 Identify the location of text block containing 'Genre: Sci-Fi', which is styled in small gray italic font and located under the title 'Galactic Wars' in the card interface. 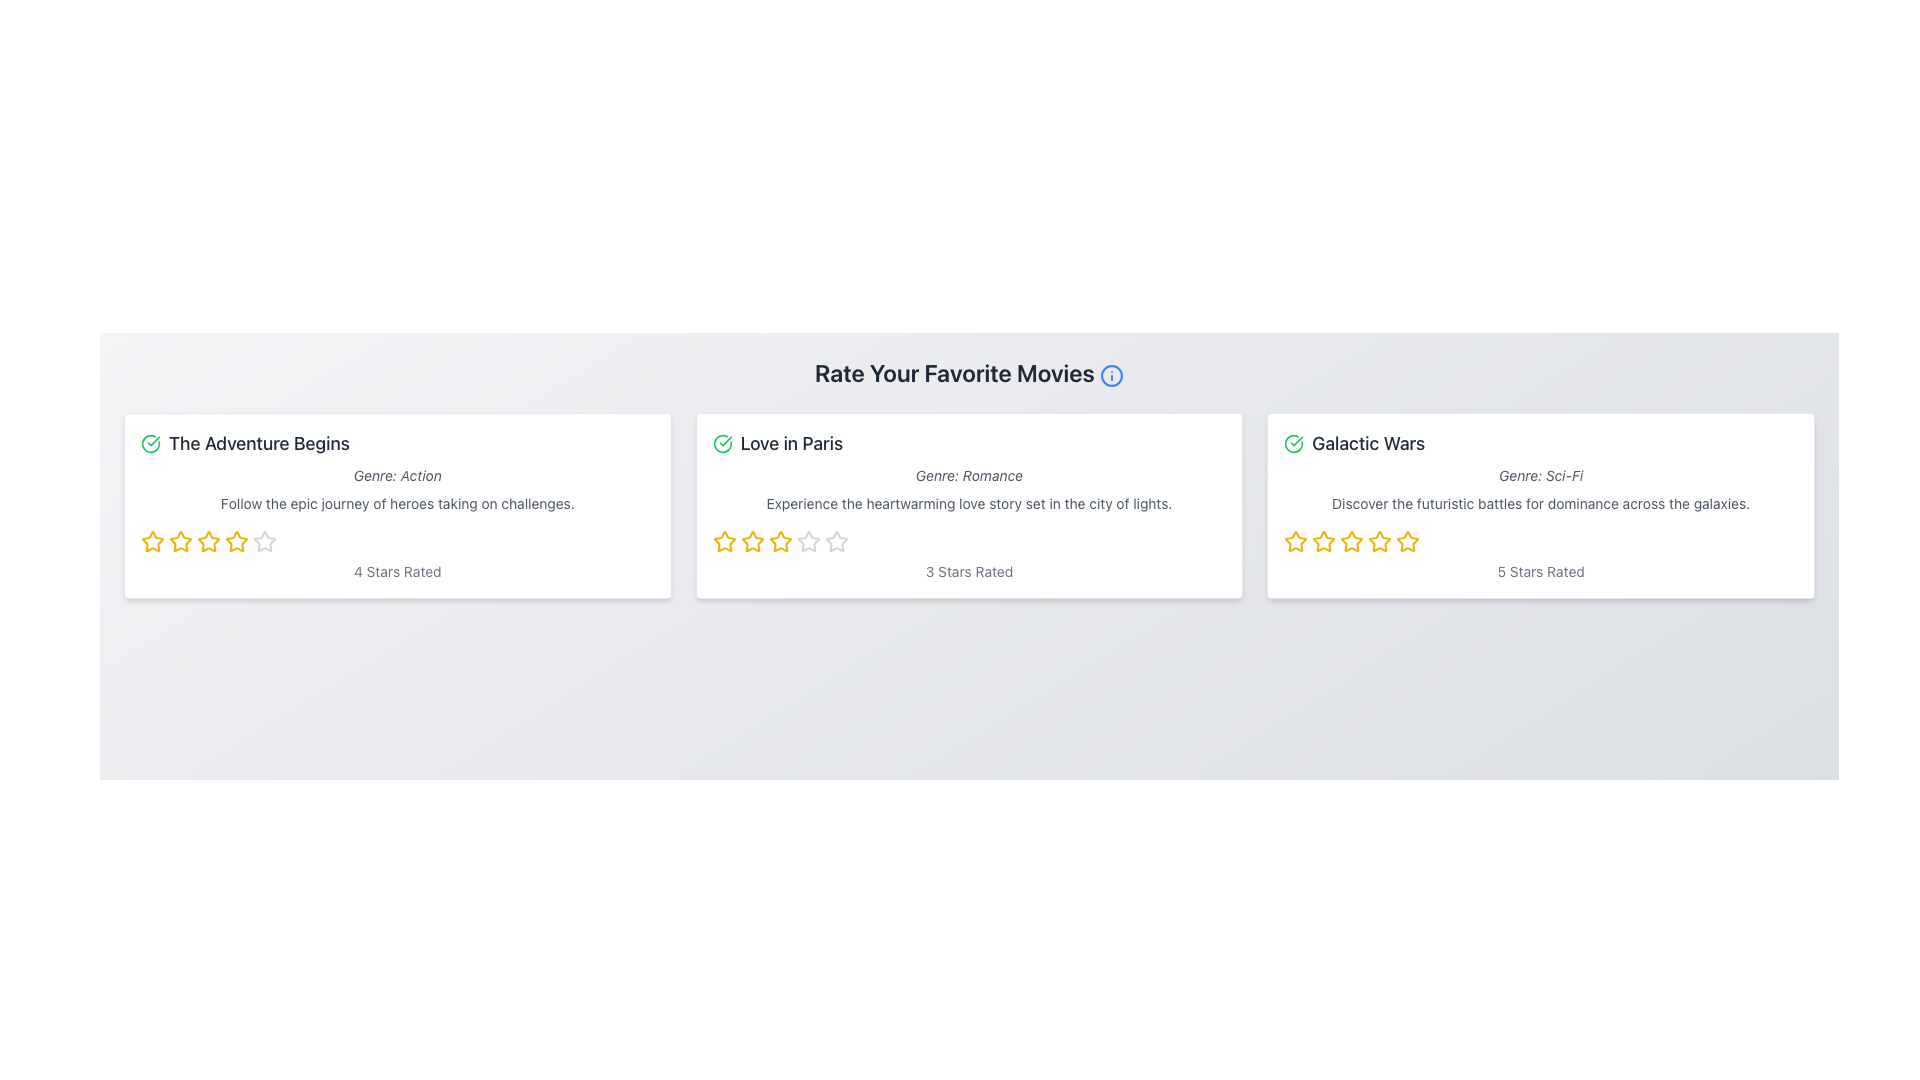
(1540, 475).